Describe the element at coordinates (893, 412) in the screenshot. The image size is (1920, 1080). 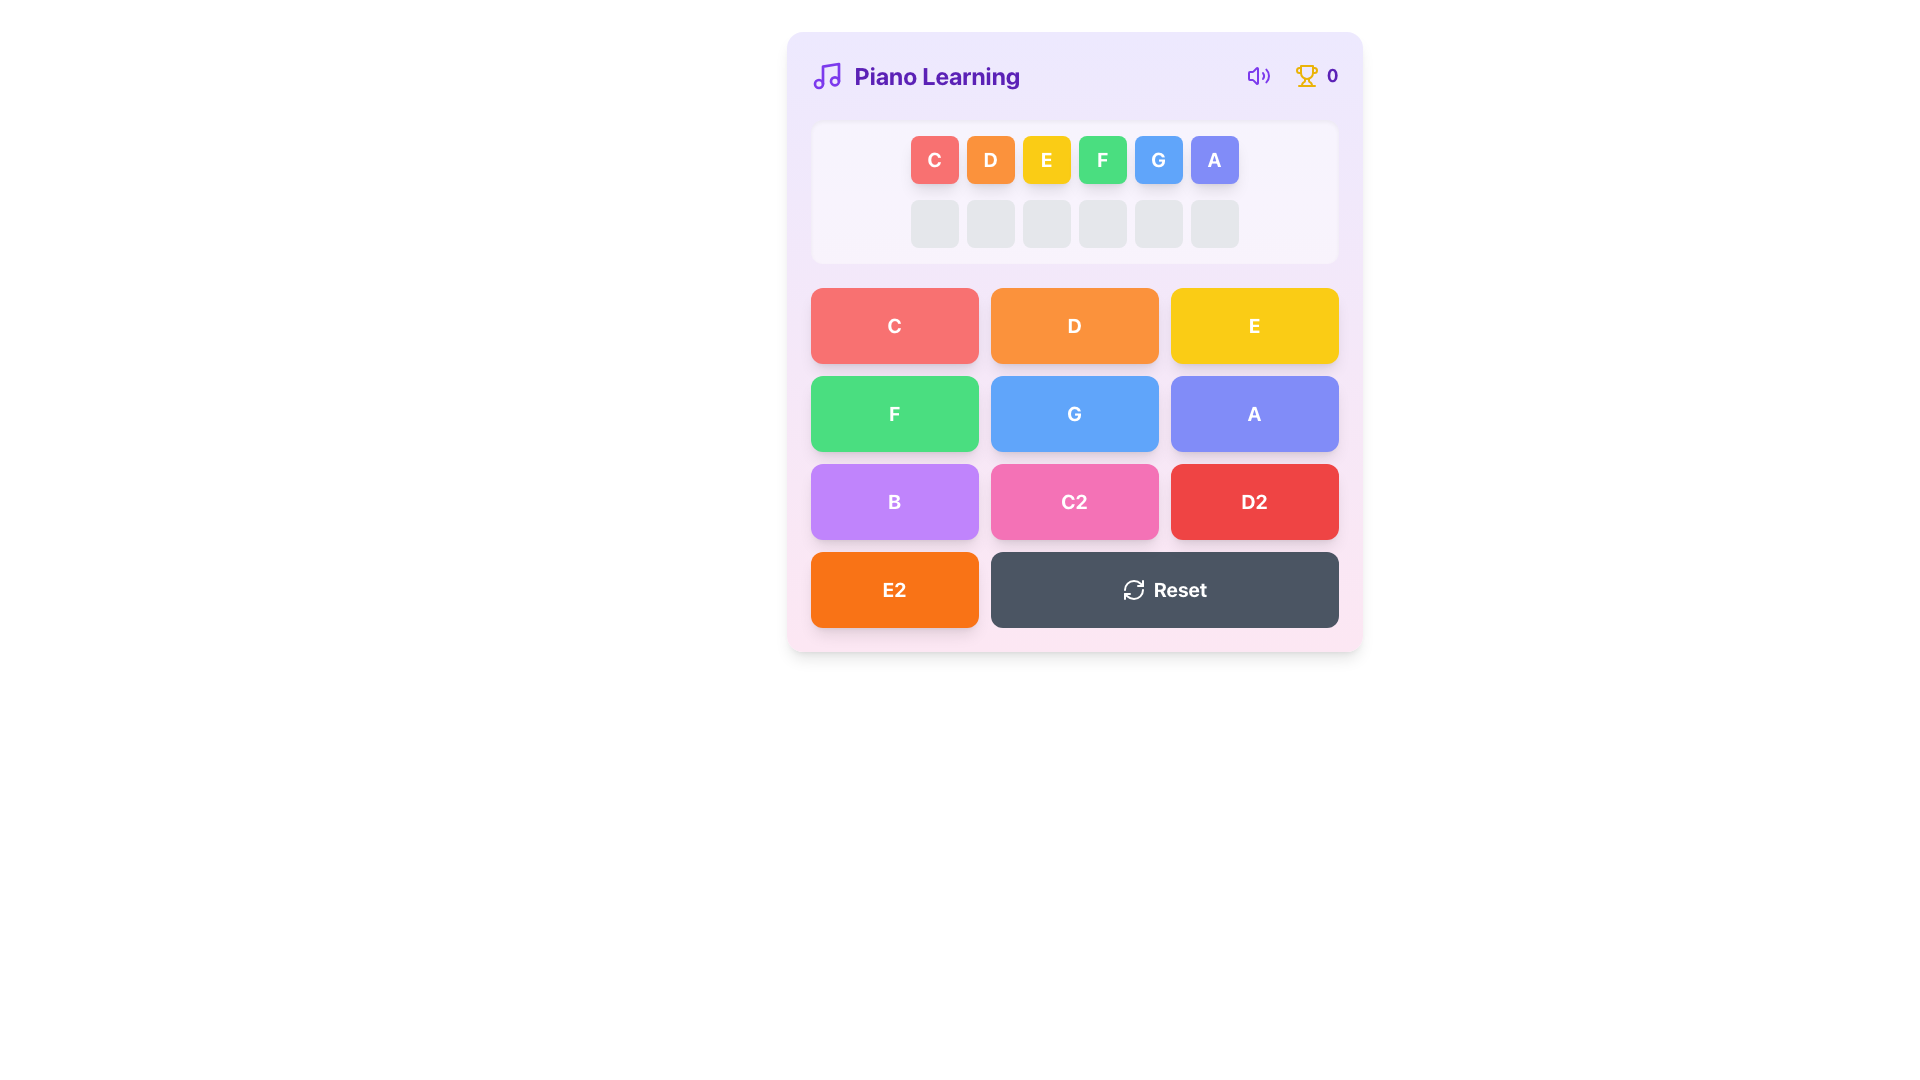
I see `the green button labeled 'F' with rounded corners` at that location.